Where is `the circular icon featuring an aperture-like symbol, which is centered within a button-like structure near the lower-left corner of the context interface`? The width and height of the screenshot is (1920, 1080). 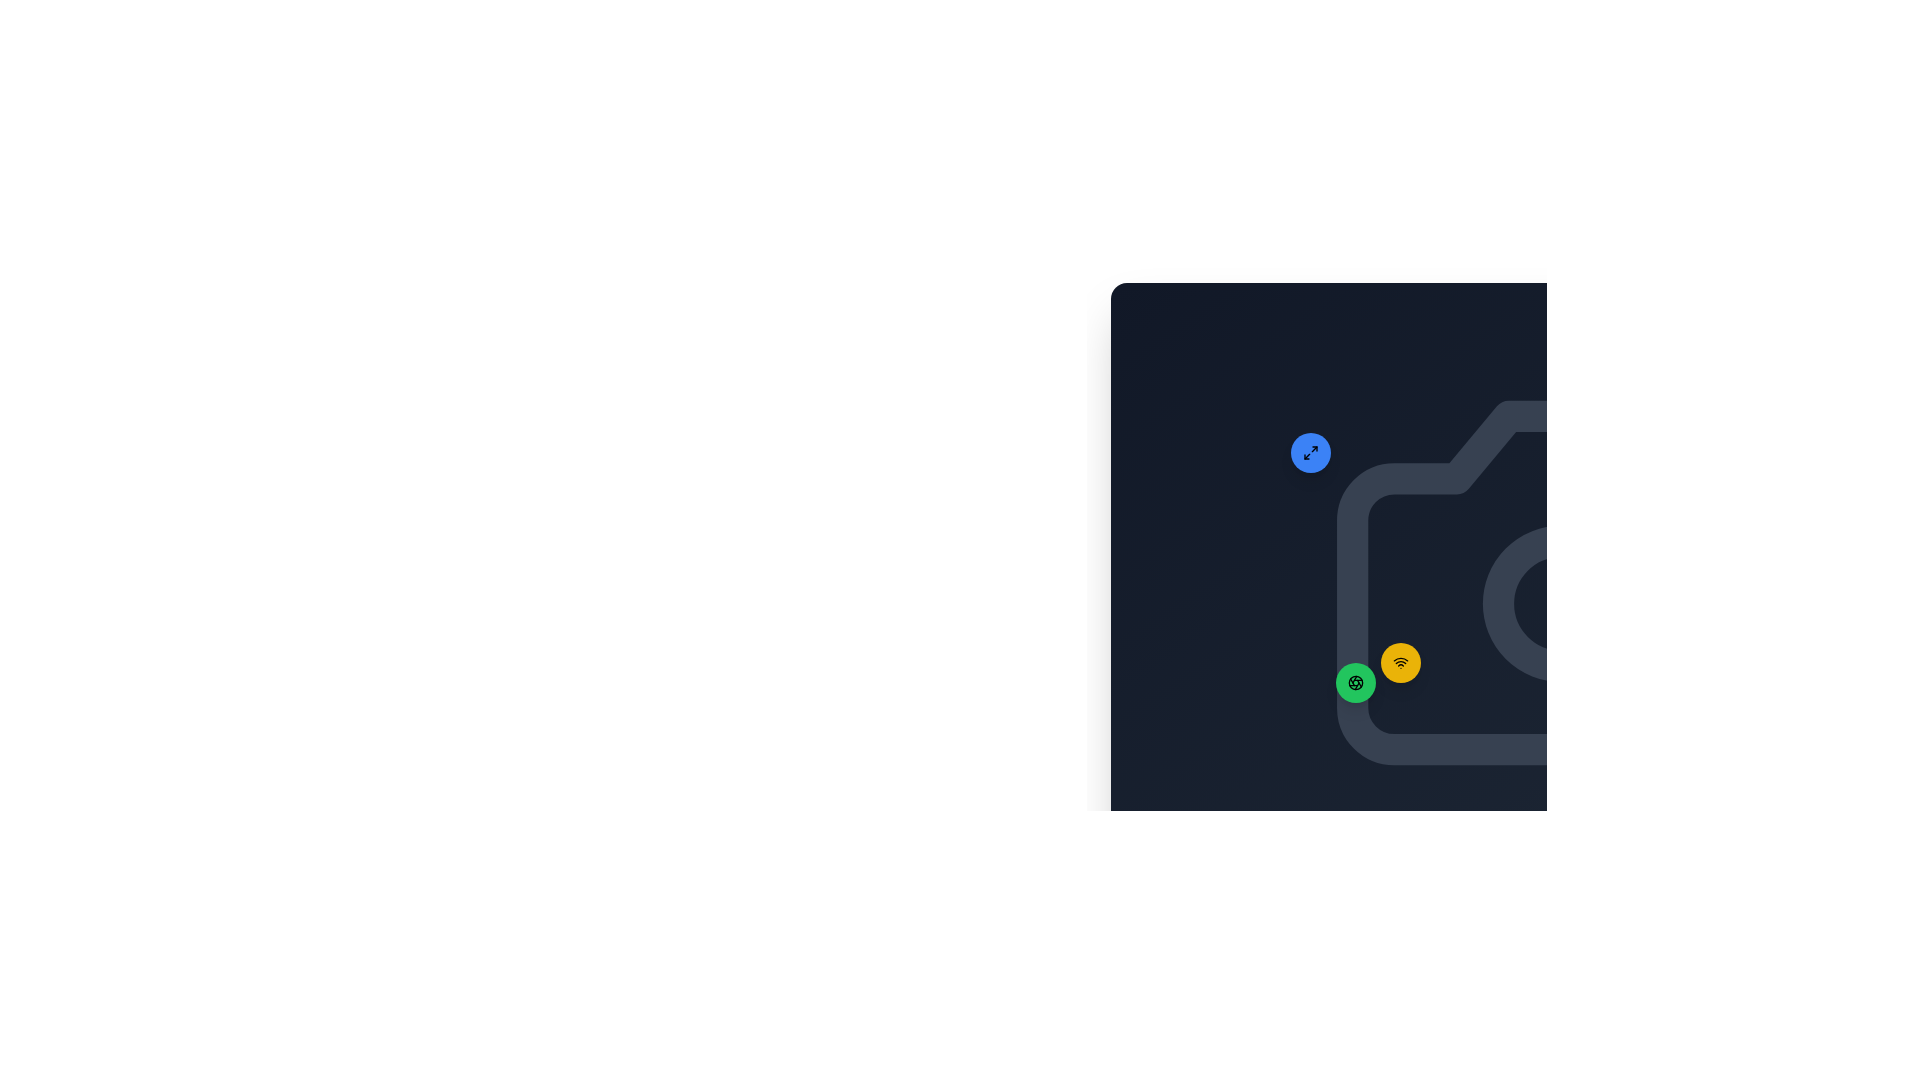
the circular icon featuring an aperture-like symbol, which is centered within a button-like structure near the lower-left corner of the context interface is located at coordinates (1356, 681).